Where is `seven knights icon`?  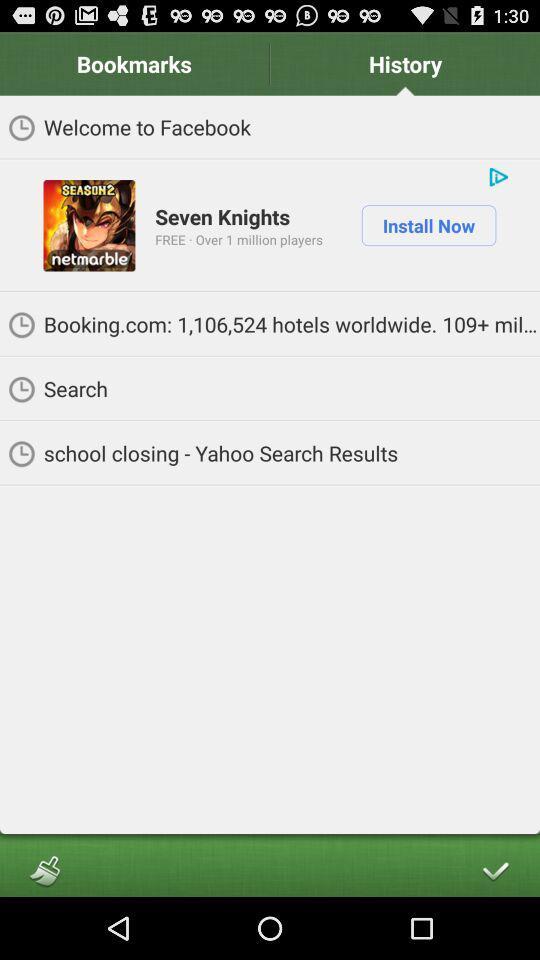
seven knights icon is located at coordinates (221, 216).